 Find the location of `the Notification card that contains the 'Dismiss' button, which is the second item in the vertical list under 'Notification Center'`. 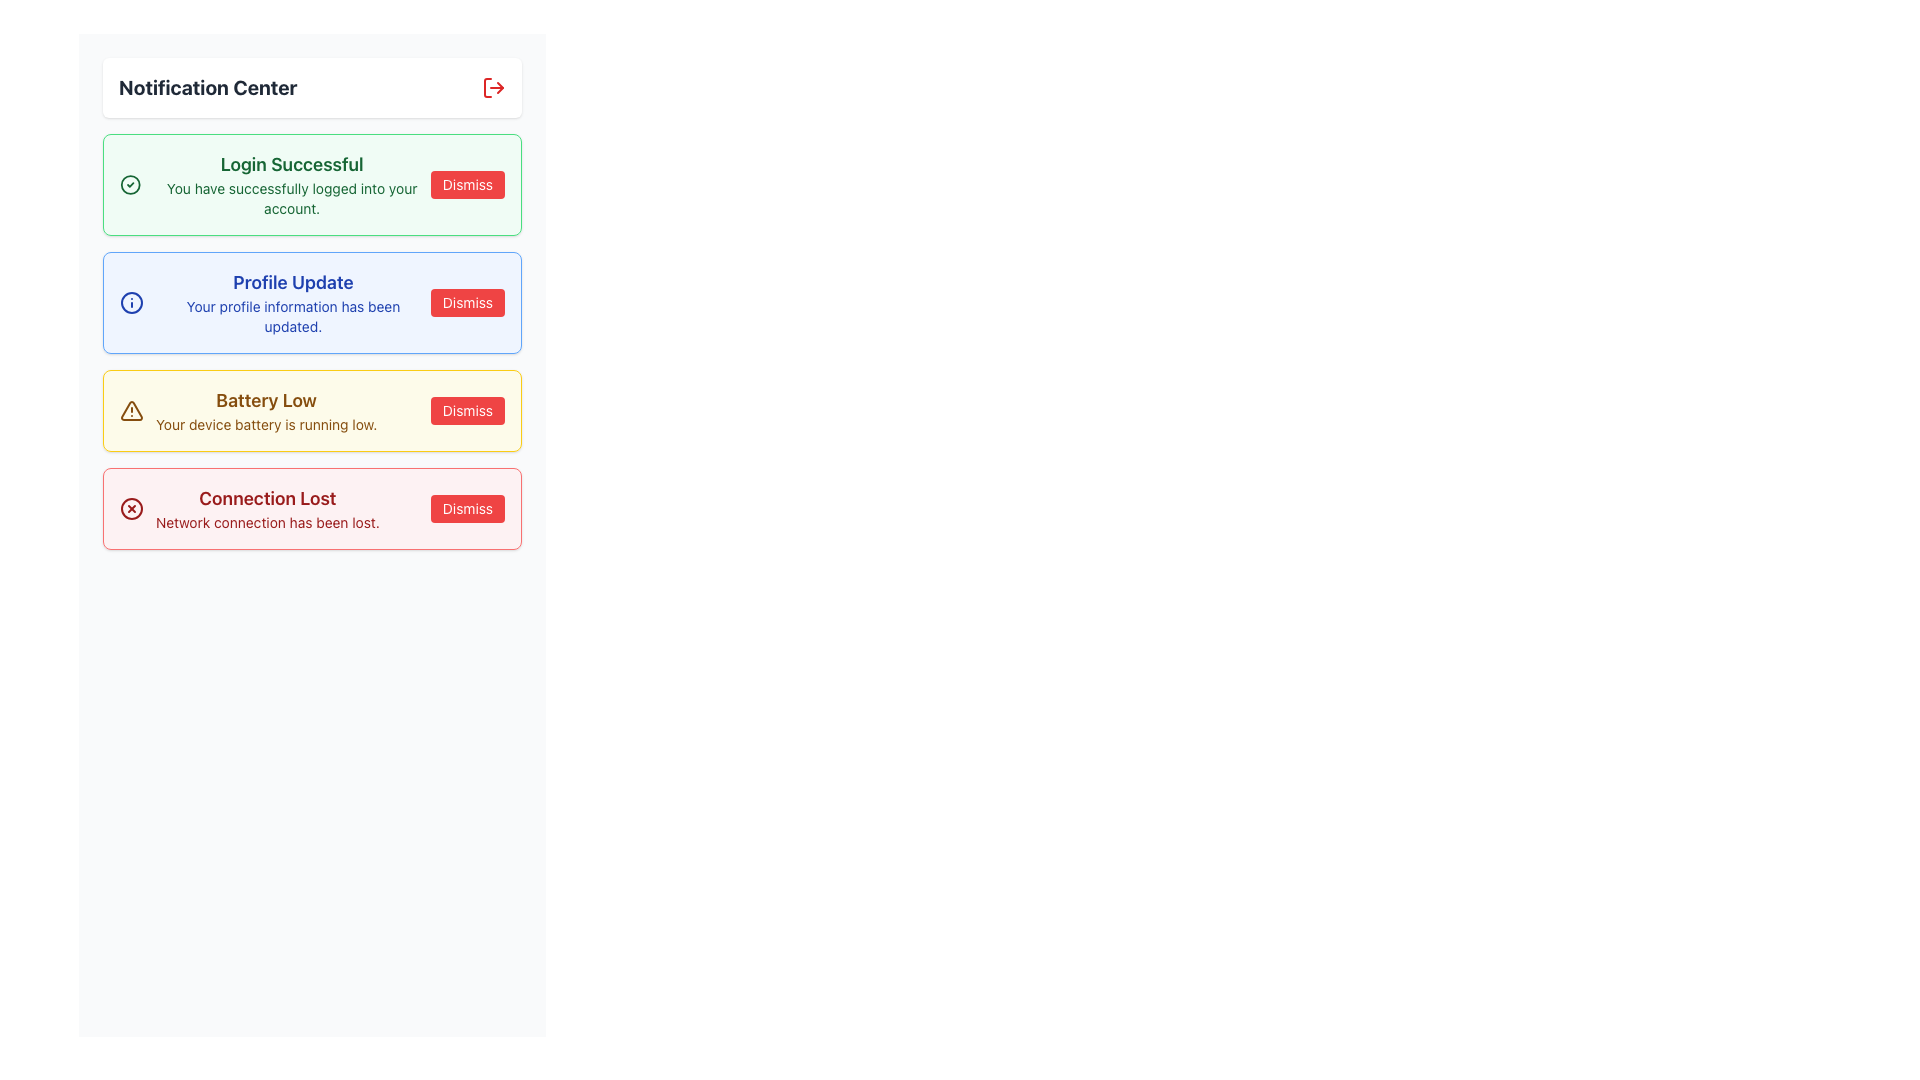

the Notification card that contains the 'Dismiss' button, which is the second item in the vertical list under 'Notification Center' is located at coordinates (311, 303).